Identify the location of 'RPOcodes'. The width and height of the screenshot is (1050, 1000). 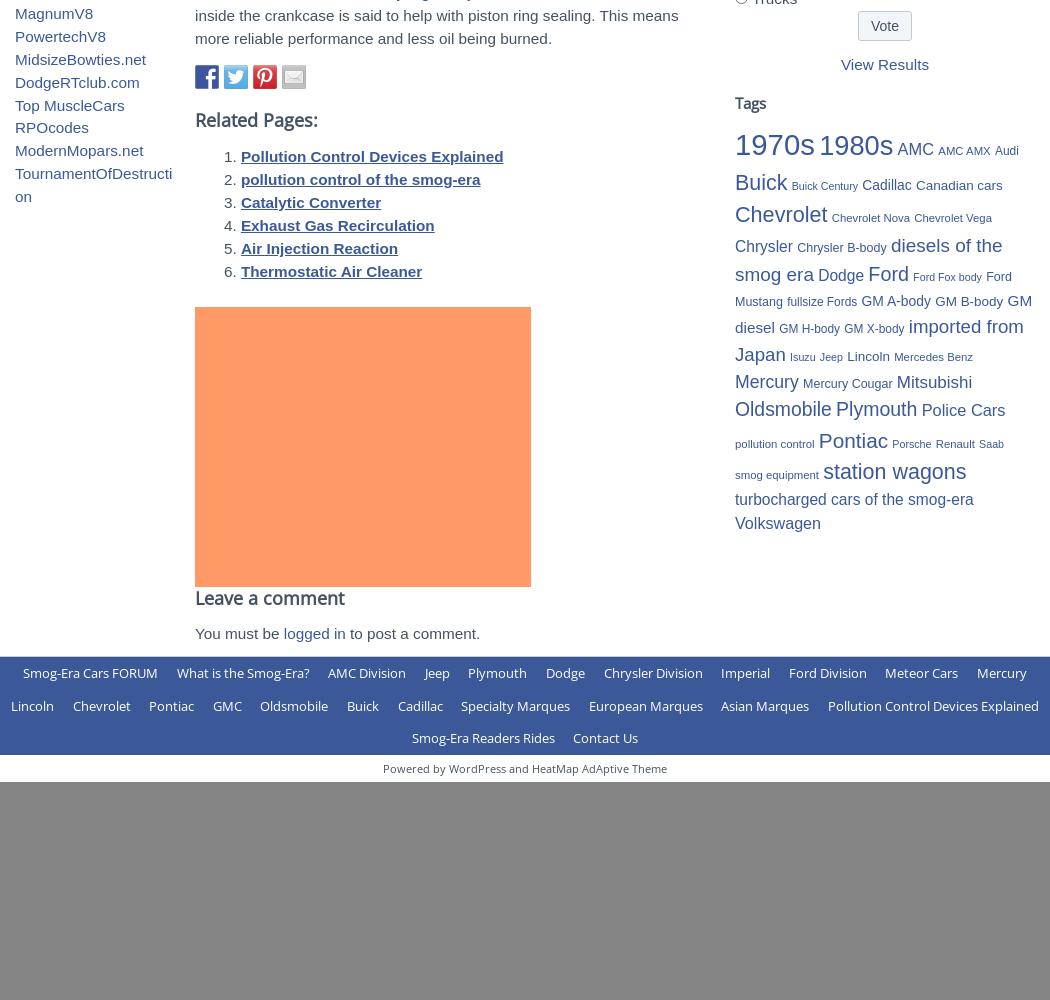
(50, 127).